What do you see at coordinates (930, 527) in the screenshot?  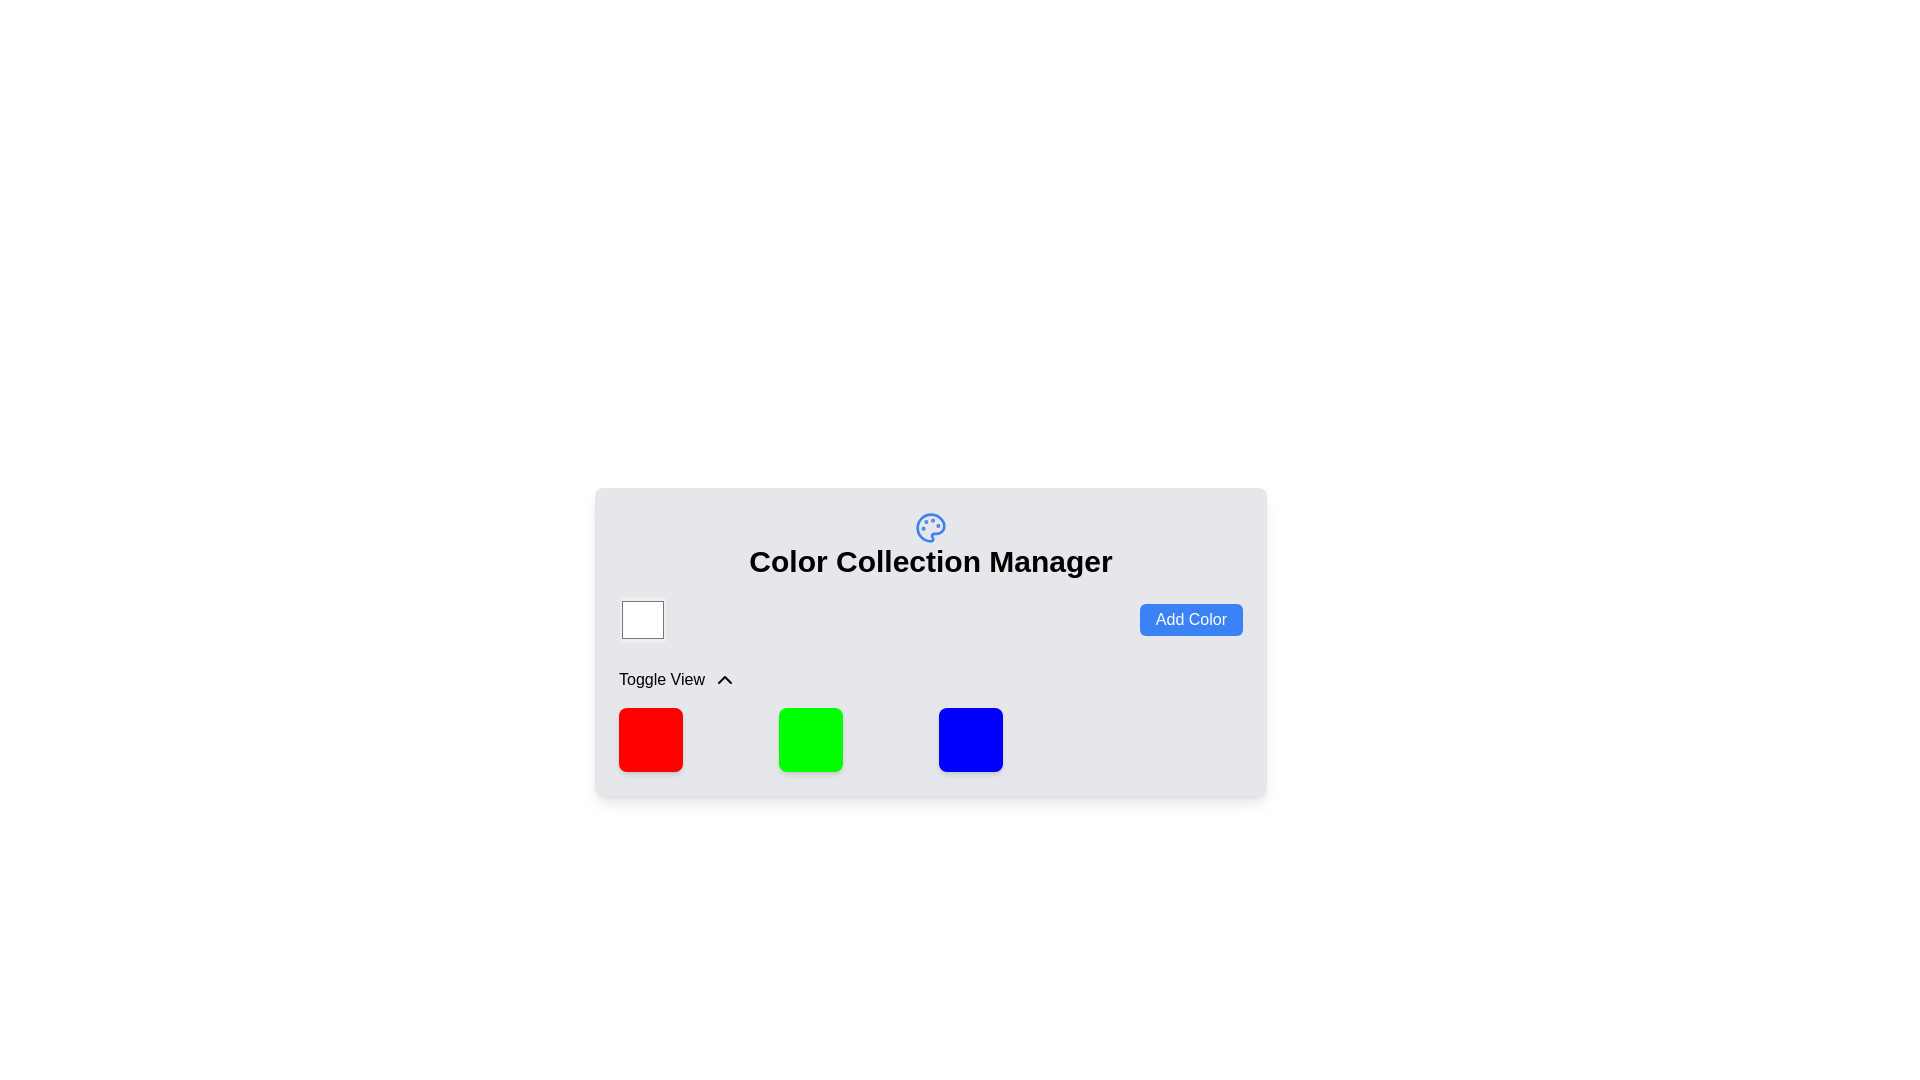 I see `the circular blue palette icon located above the 'Color Collection Manager' title` at bounding box center [930, 527].